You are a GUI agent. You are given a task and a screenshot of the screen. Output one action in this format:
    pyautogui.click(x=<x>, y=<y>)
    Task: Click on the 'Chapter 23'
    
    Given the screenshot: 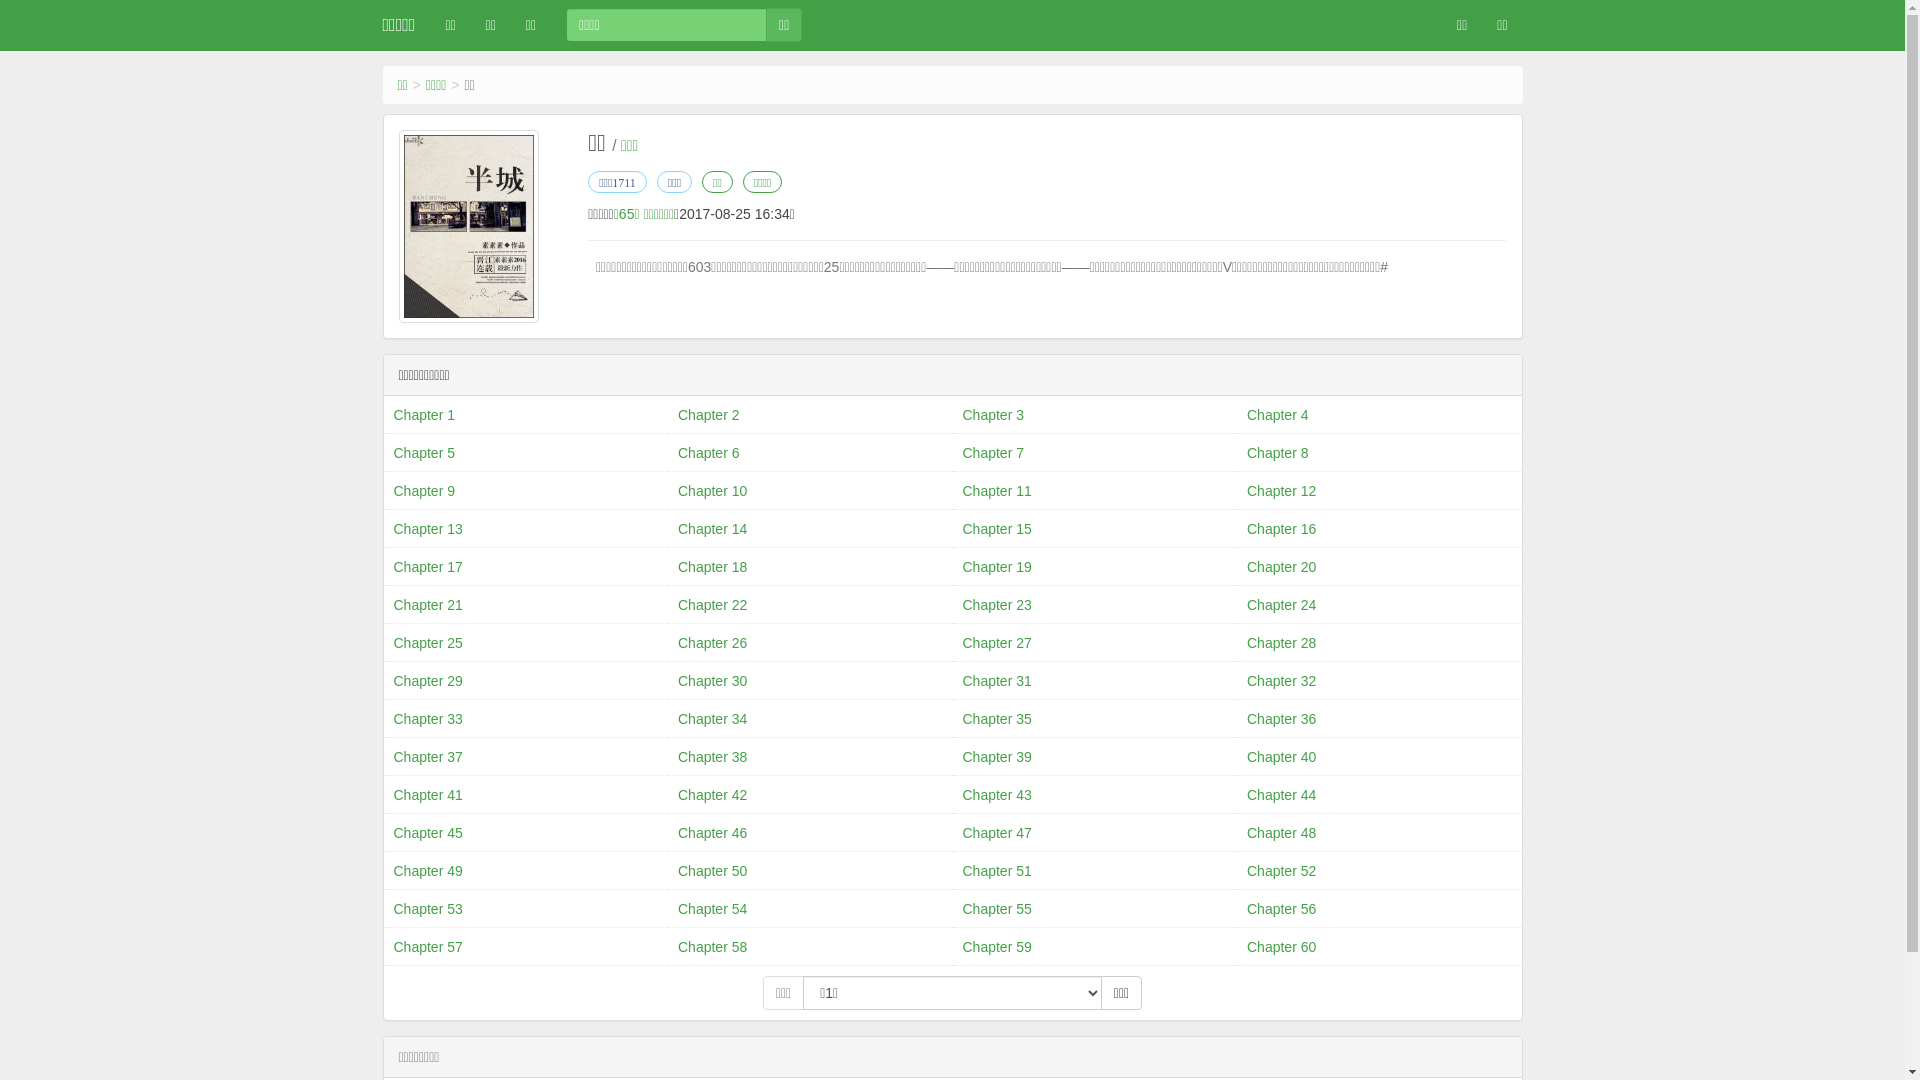 What is the action you would take?
    pyautogui.click(x=1093, y=604)
    